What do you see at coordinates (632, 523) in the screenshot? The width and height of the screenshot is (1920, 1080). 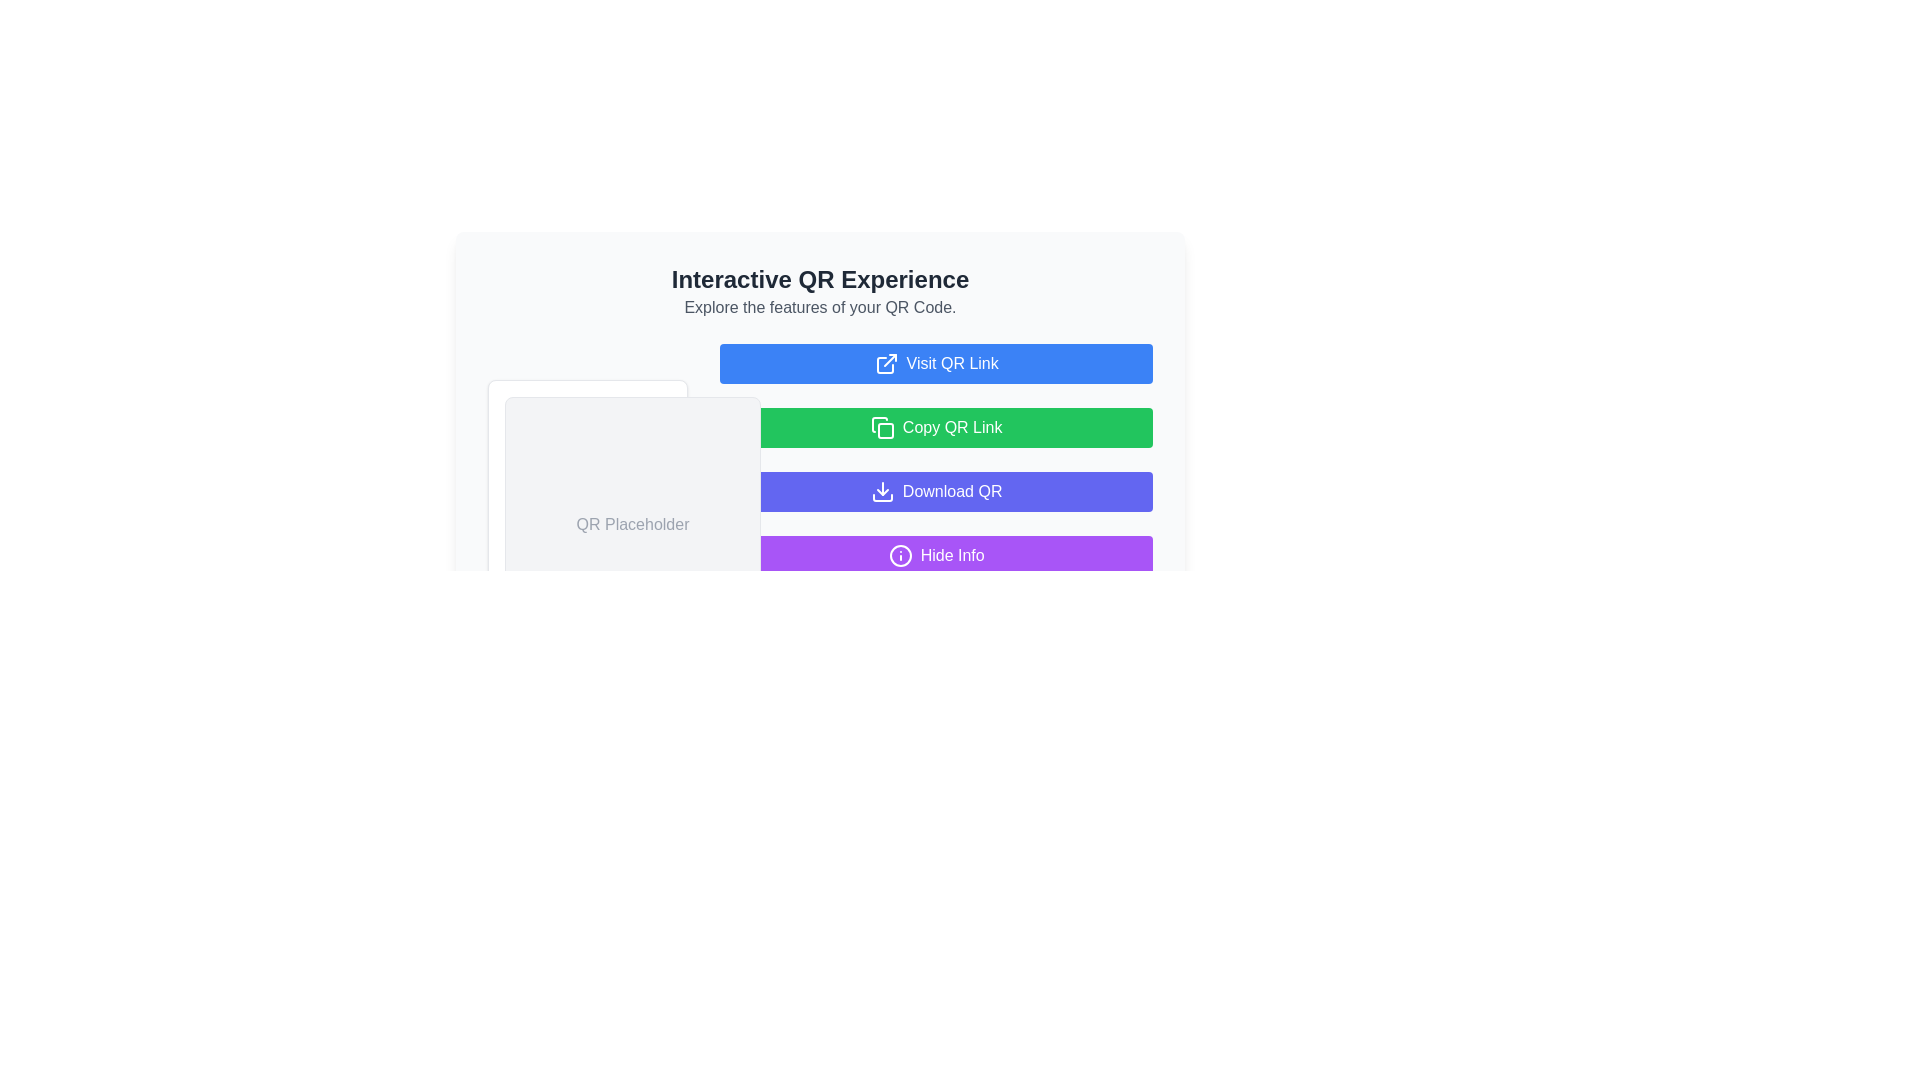 I see `the text element that serves as a placeholder or label within the QR code representation area, which is centrally aligned beneath the 'Interactive QR Experience' header and related buttons` at bounding box center [632, 523].